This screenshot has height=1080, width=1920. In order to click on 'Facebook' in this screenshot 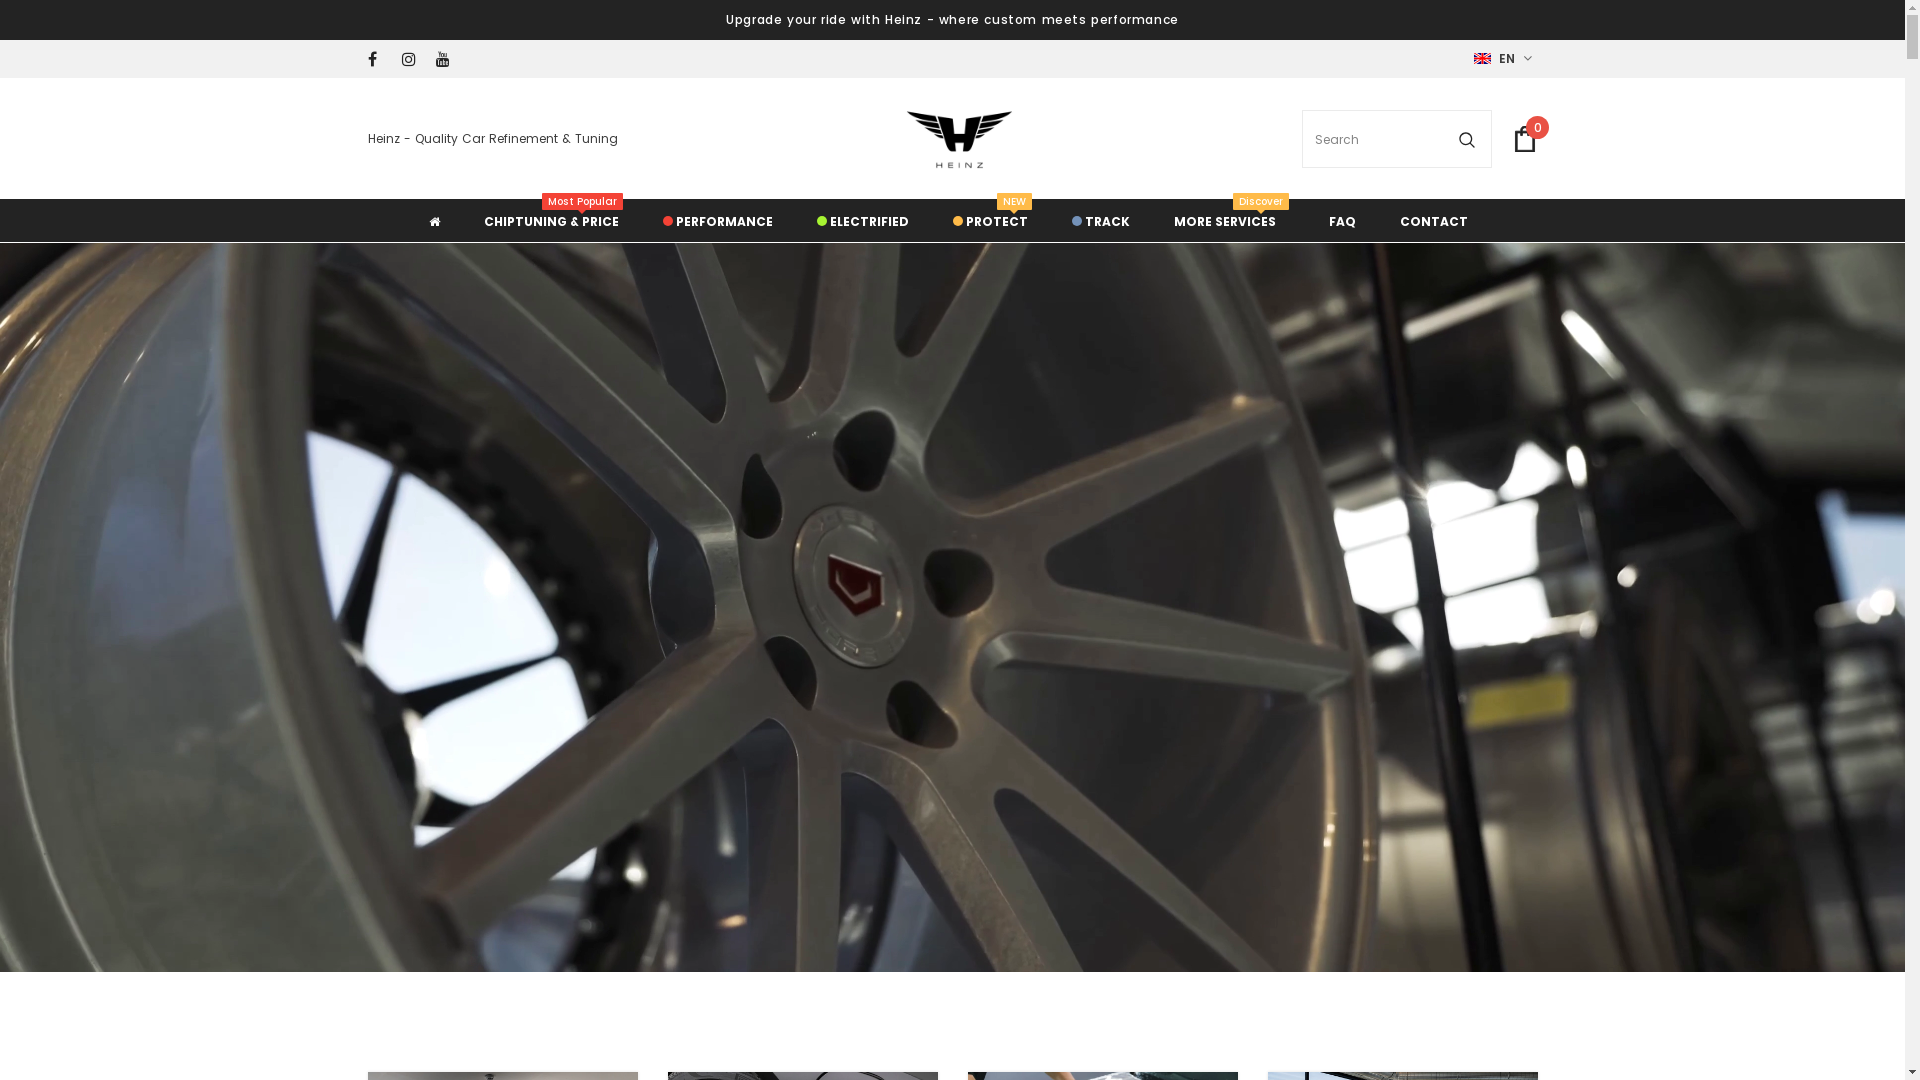, I will do `click(380, 58)`.